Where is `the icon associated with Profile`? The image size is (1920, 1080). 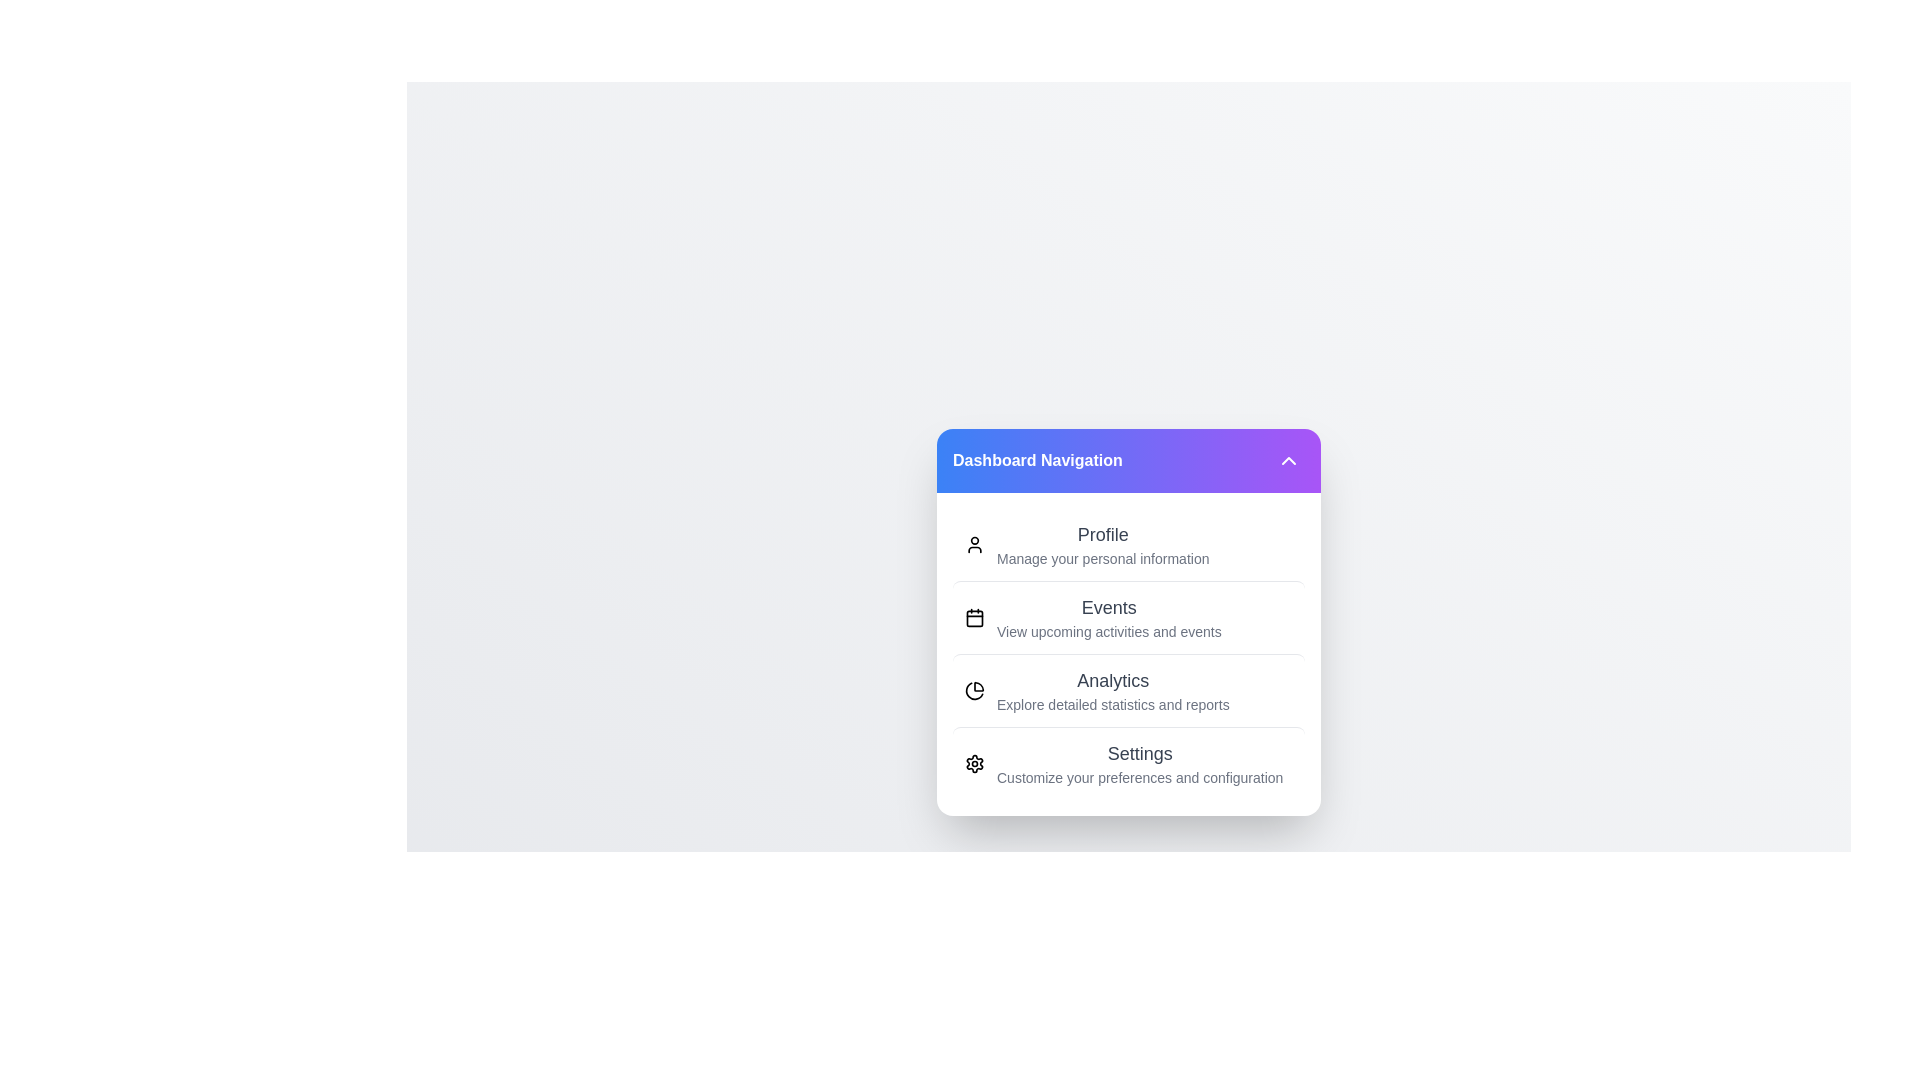 the icon associated with Profile is located at coordinates (974, 544).